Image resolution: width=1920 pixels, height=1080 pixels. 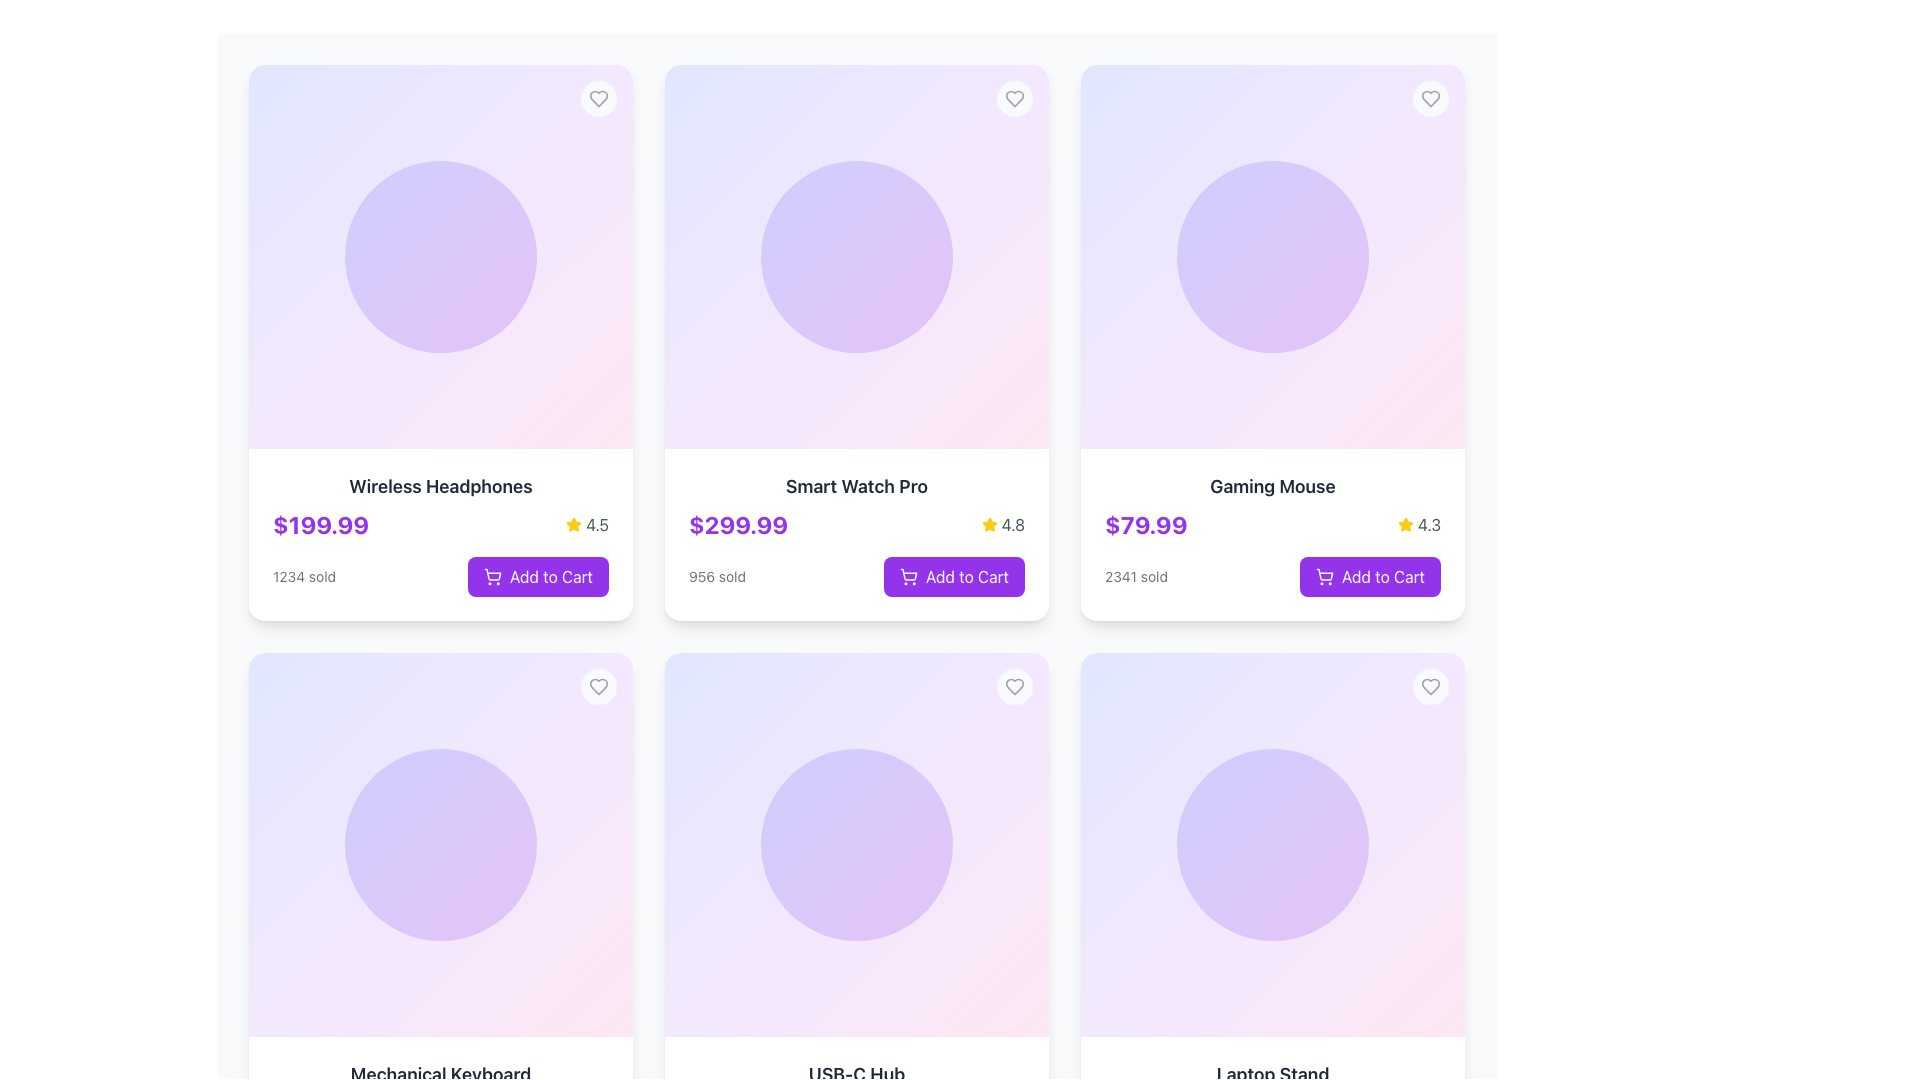 What do you see at coordinates (953, 577) in the screenshot?
I see `the 'Add to Cart' button located at the bottom-right corner of the 'Smart Watch Pro' product card` at bounding box center [953, 577].